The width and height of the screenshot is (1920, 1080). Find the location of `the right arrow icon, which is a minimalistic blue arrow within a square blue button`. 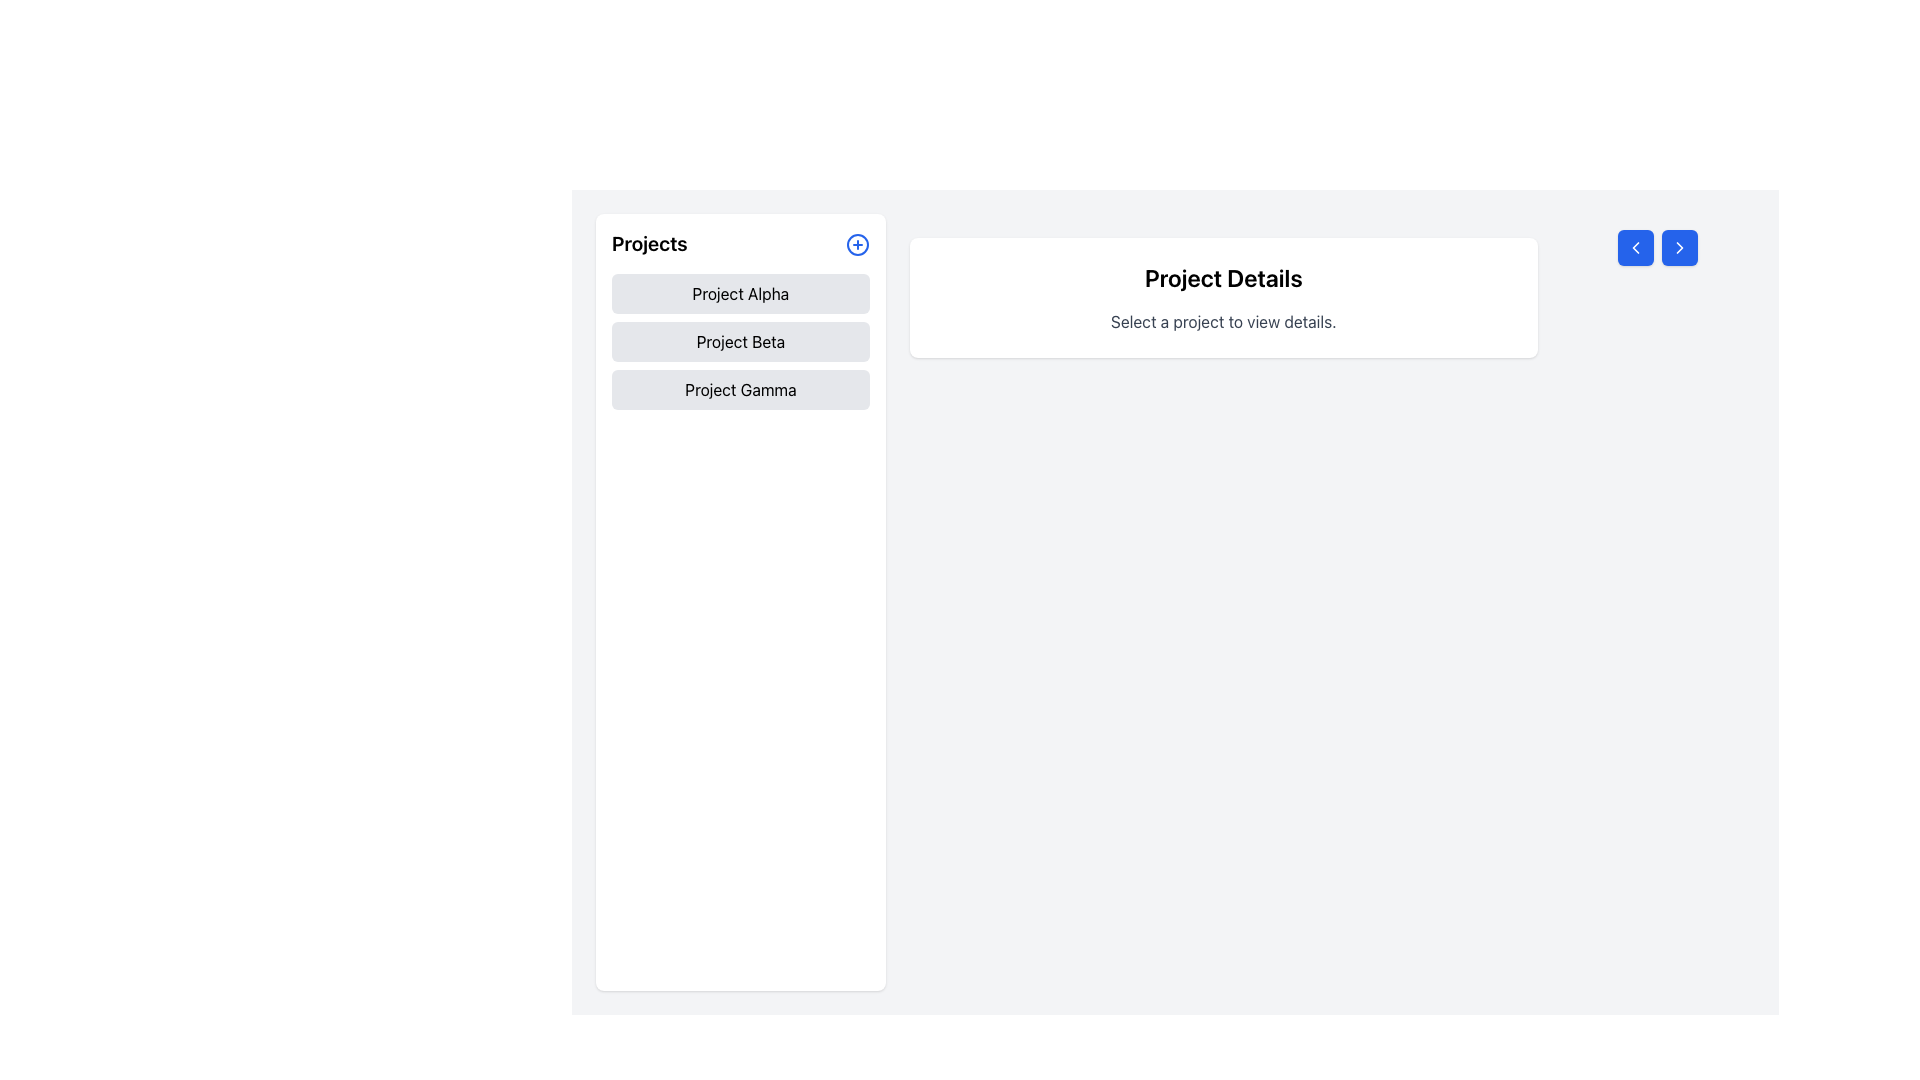

the right arrow icon, which is a minimalistic blue arrow within a square blue button is located at coordinates (1680, 246).